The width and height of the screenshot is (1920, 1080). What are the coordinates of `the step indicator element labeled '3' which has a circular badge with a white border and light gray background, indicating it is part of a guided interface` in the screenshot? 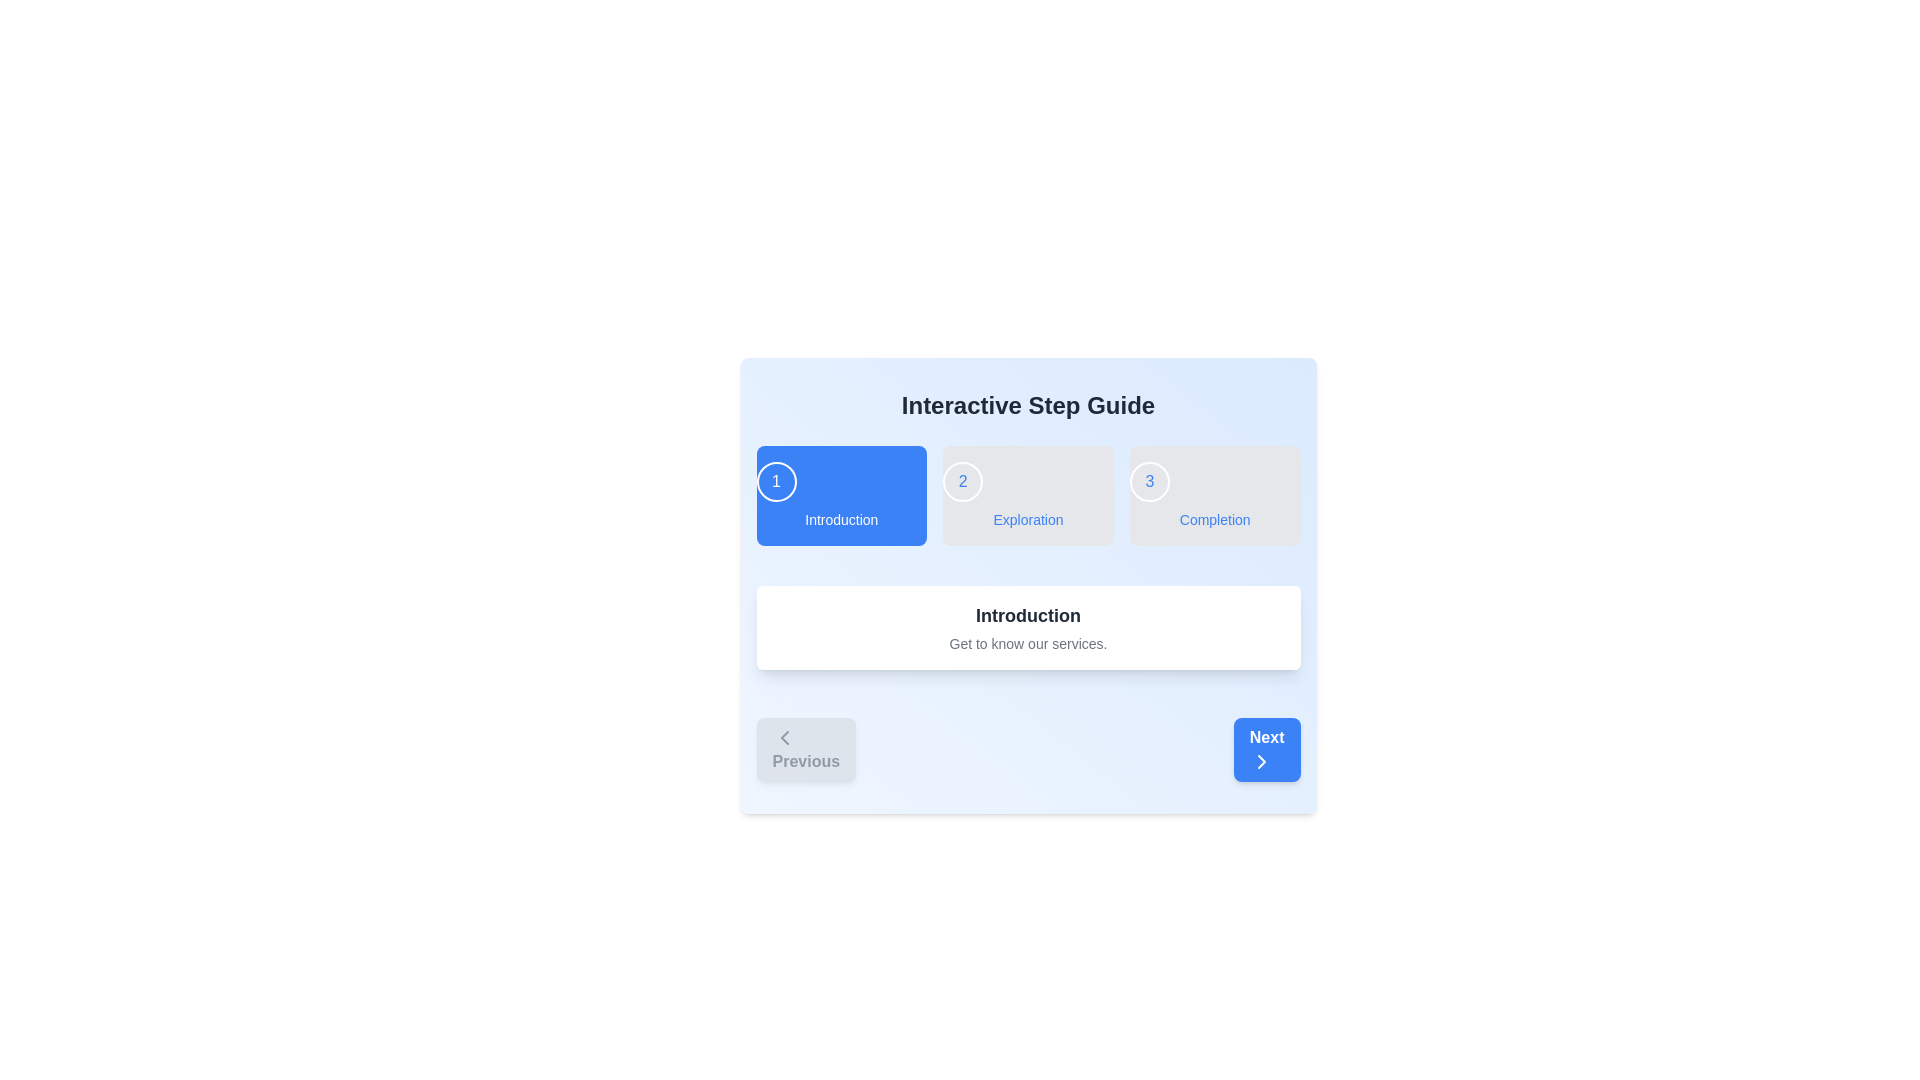 It's located at (1149, 482).